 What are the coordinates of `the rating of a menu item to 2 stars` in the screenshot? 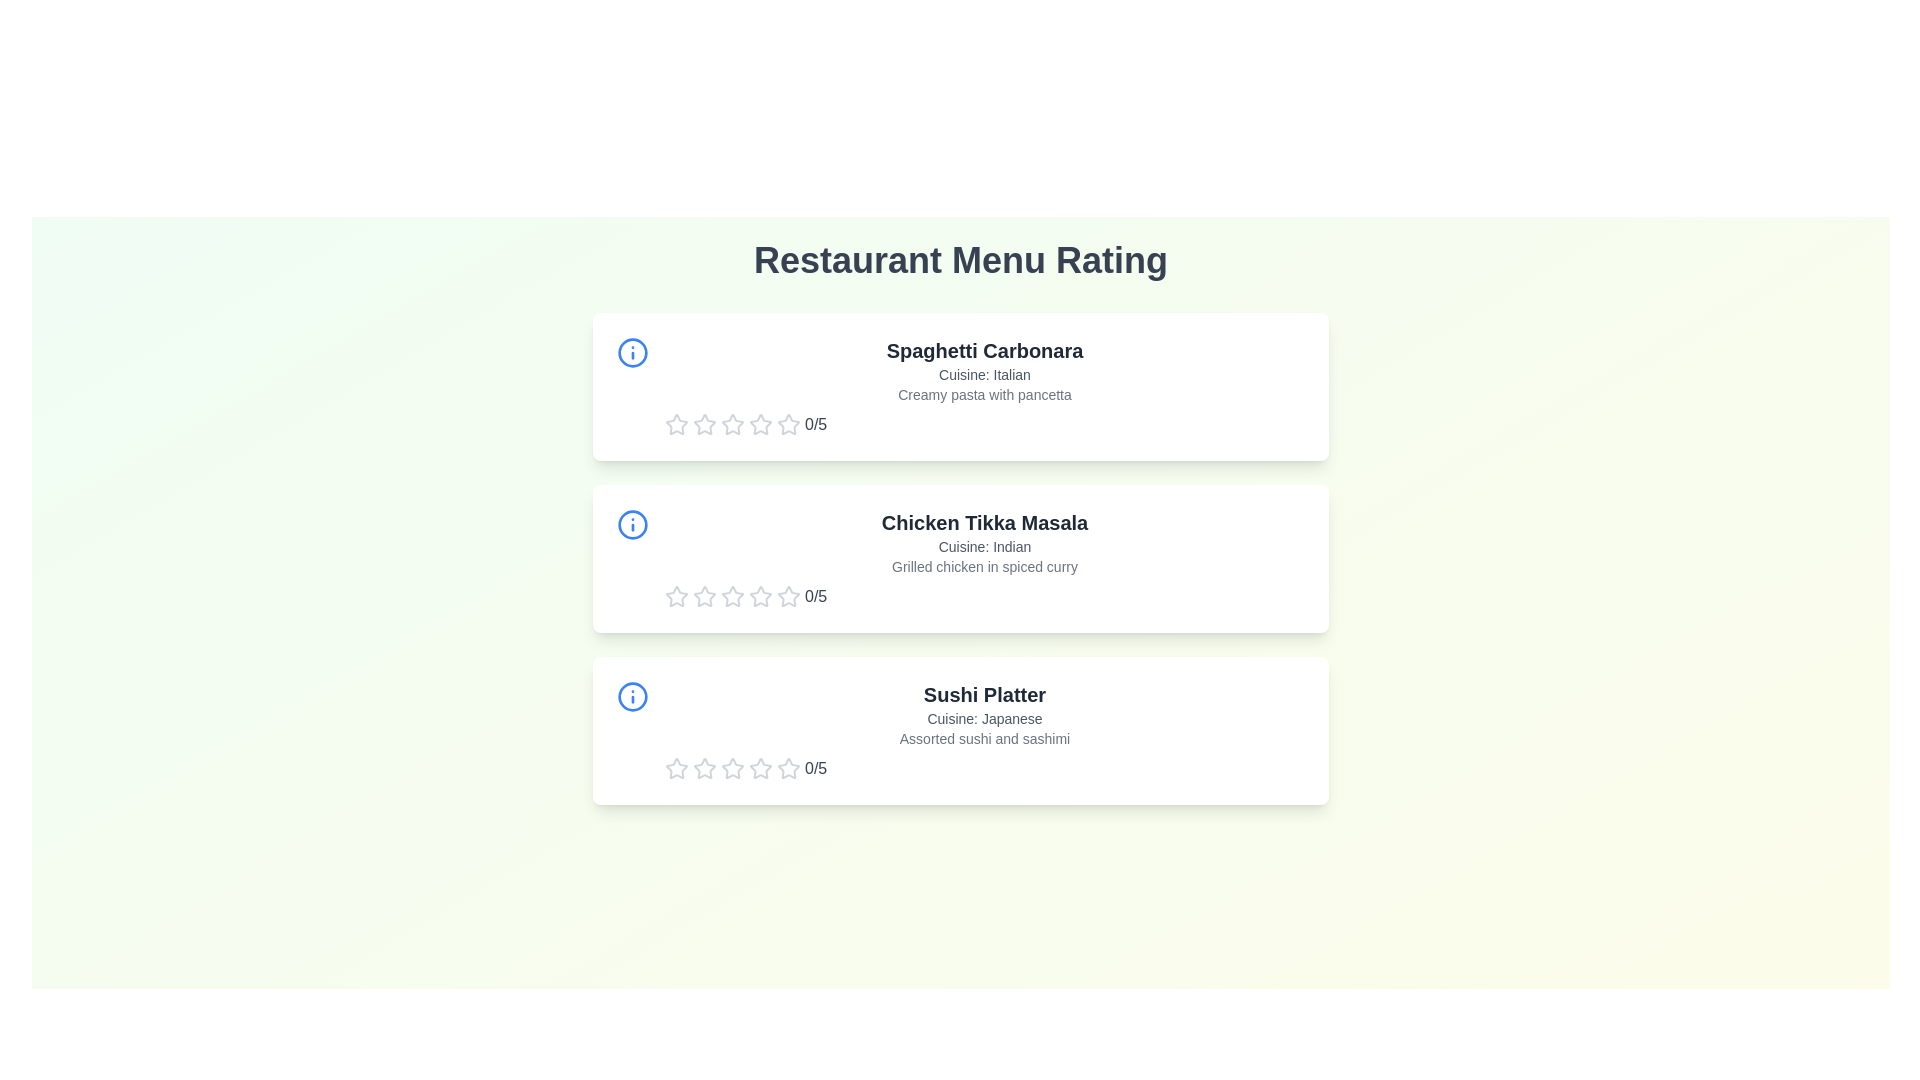 It's located at (705, 423).